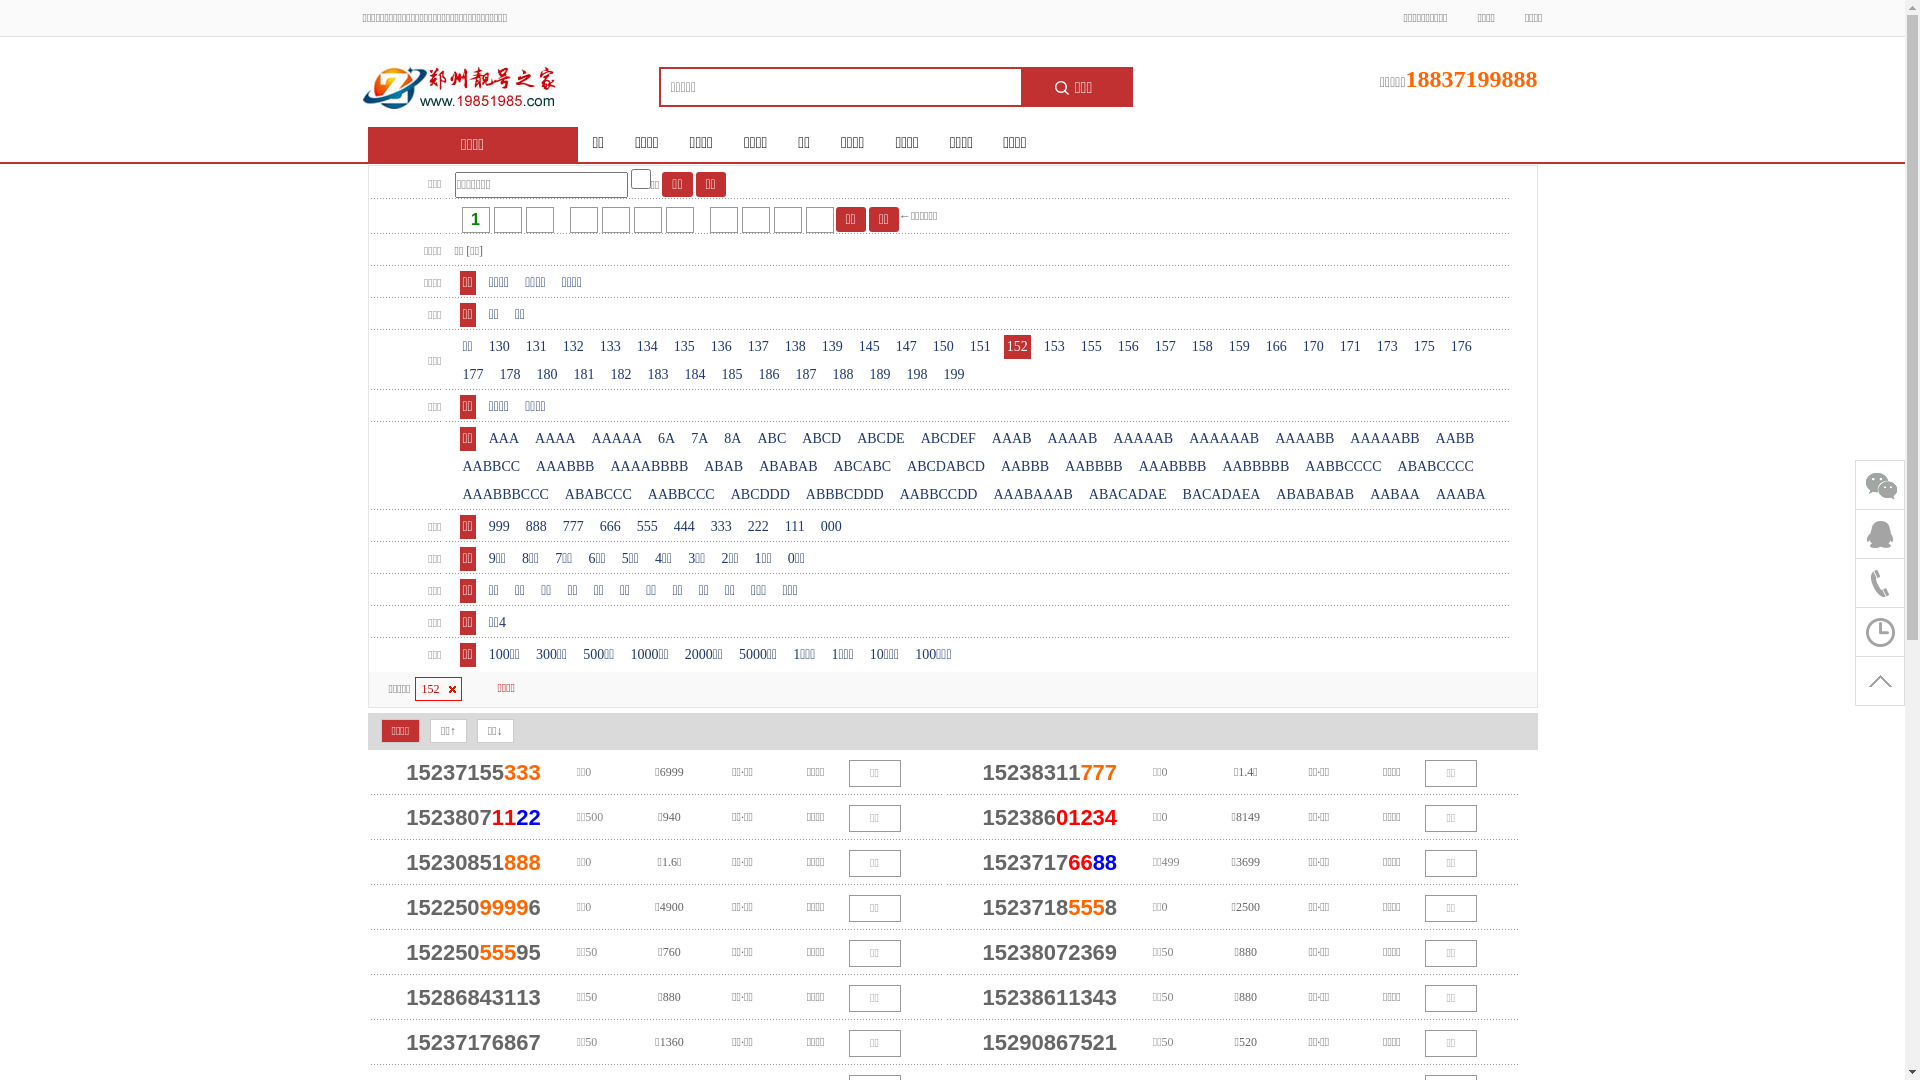 The height and width of the screenshot is (1080, 1920). Describe the element at coordinates (768, 374) in the screenshot. I see `'186'` at that location.